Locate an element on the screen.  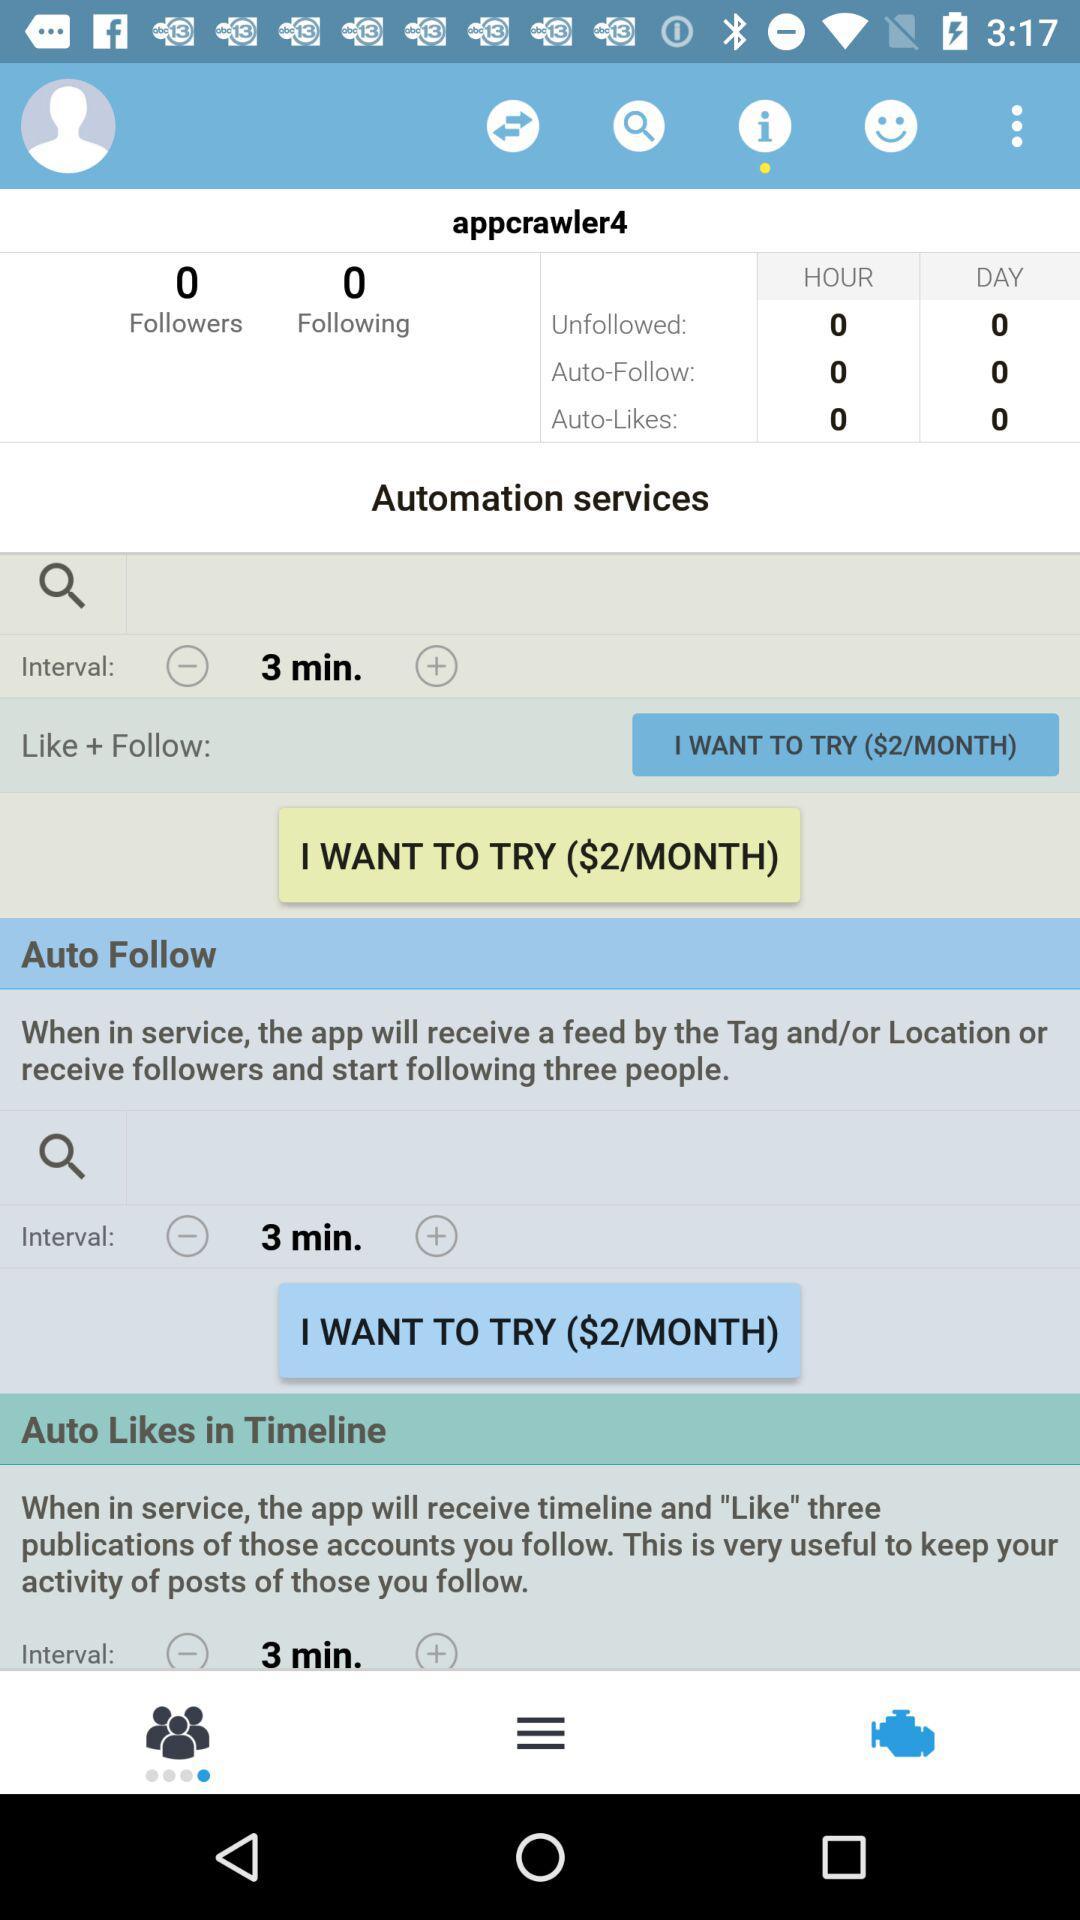
opens menu is located at coordinates (1017, 124).